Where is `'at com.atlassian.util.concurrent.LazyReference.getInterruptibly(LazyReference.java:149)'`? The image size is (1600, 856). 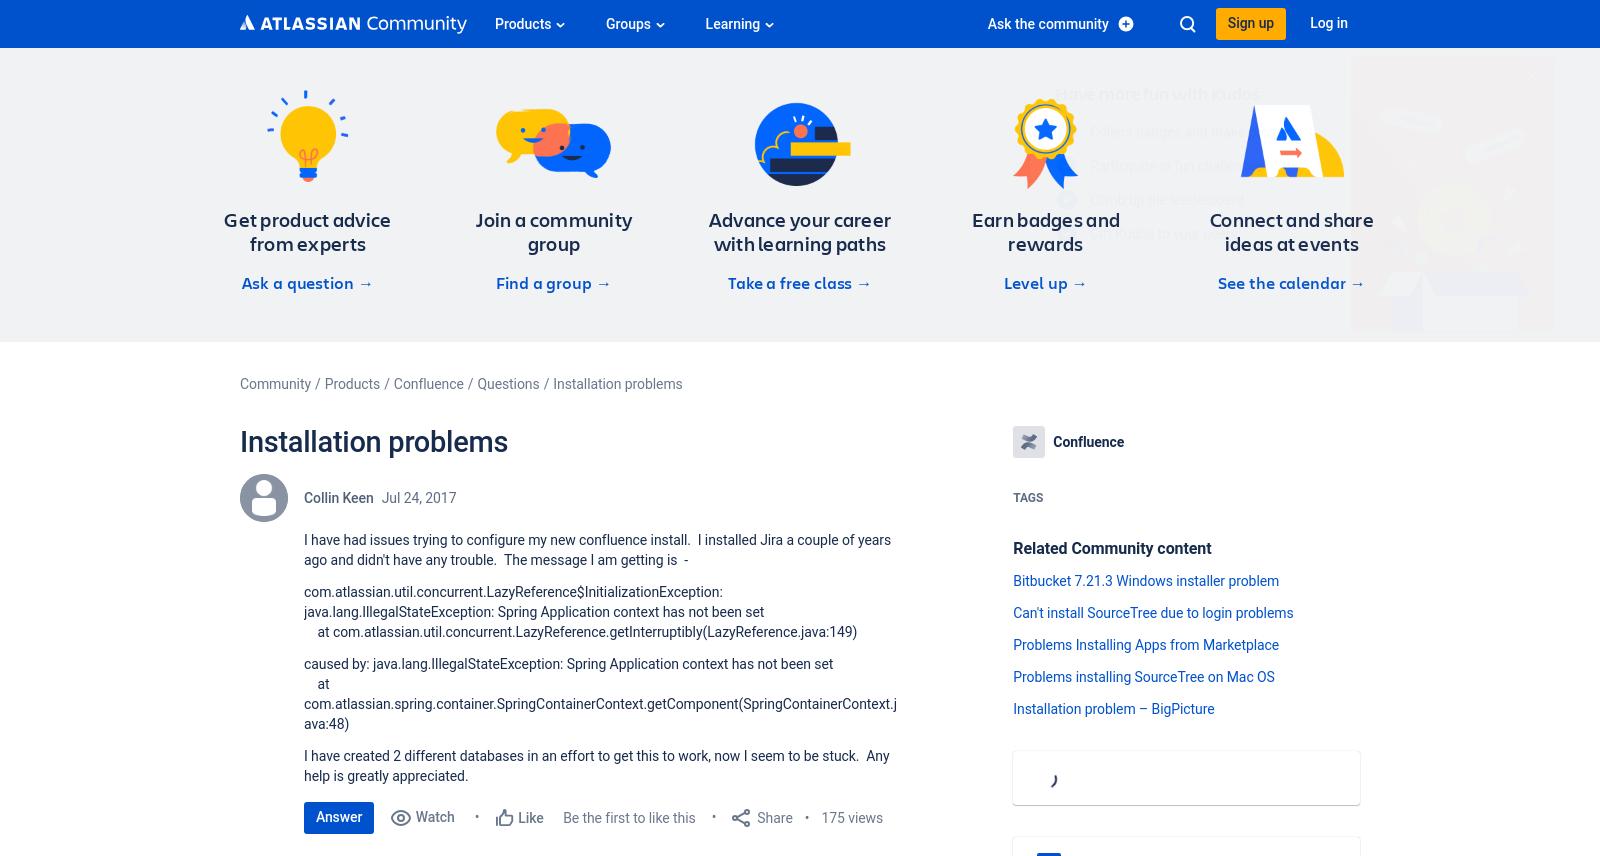 'at com.atlassian.util.concurrent.LazyReference.getInterruptibly(LazyReference.java:149)' is located at coordinates (579, 630).